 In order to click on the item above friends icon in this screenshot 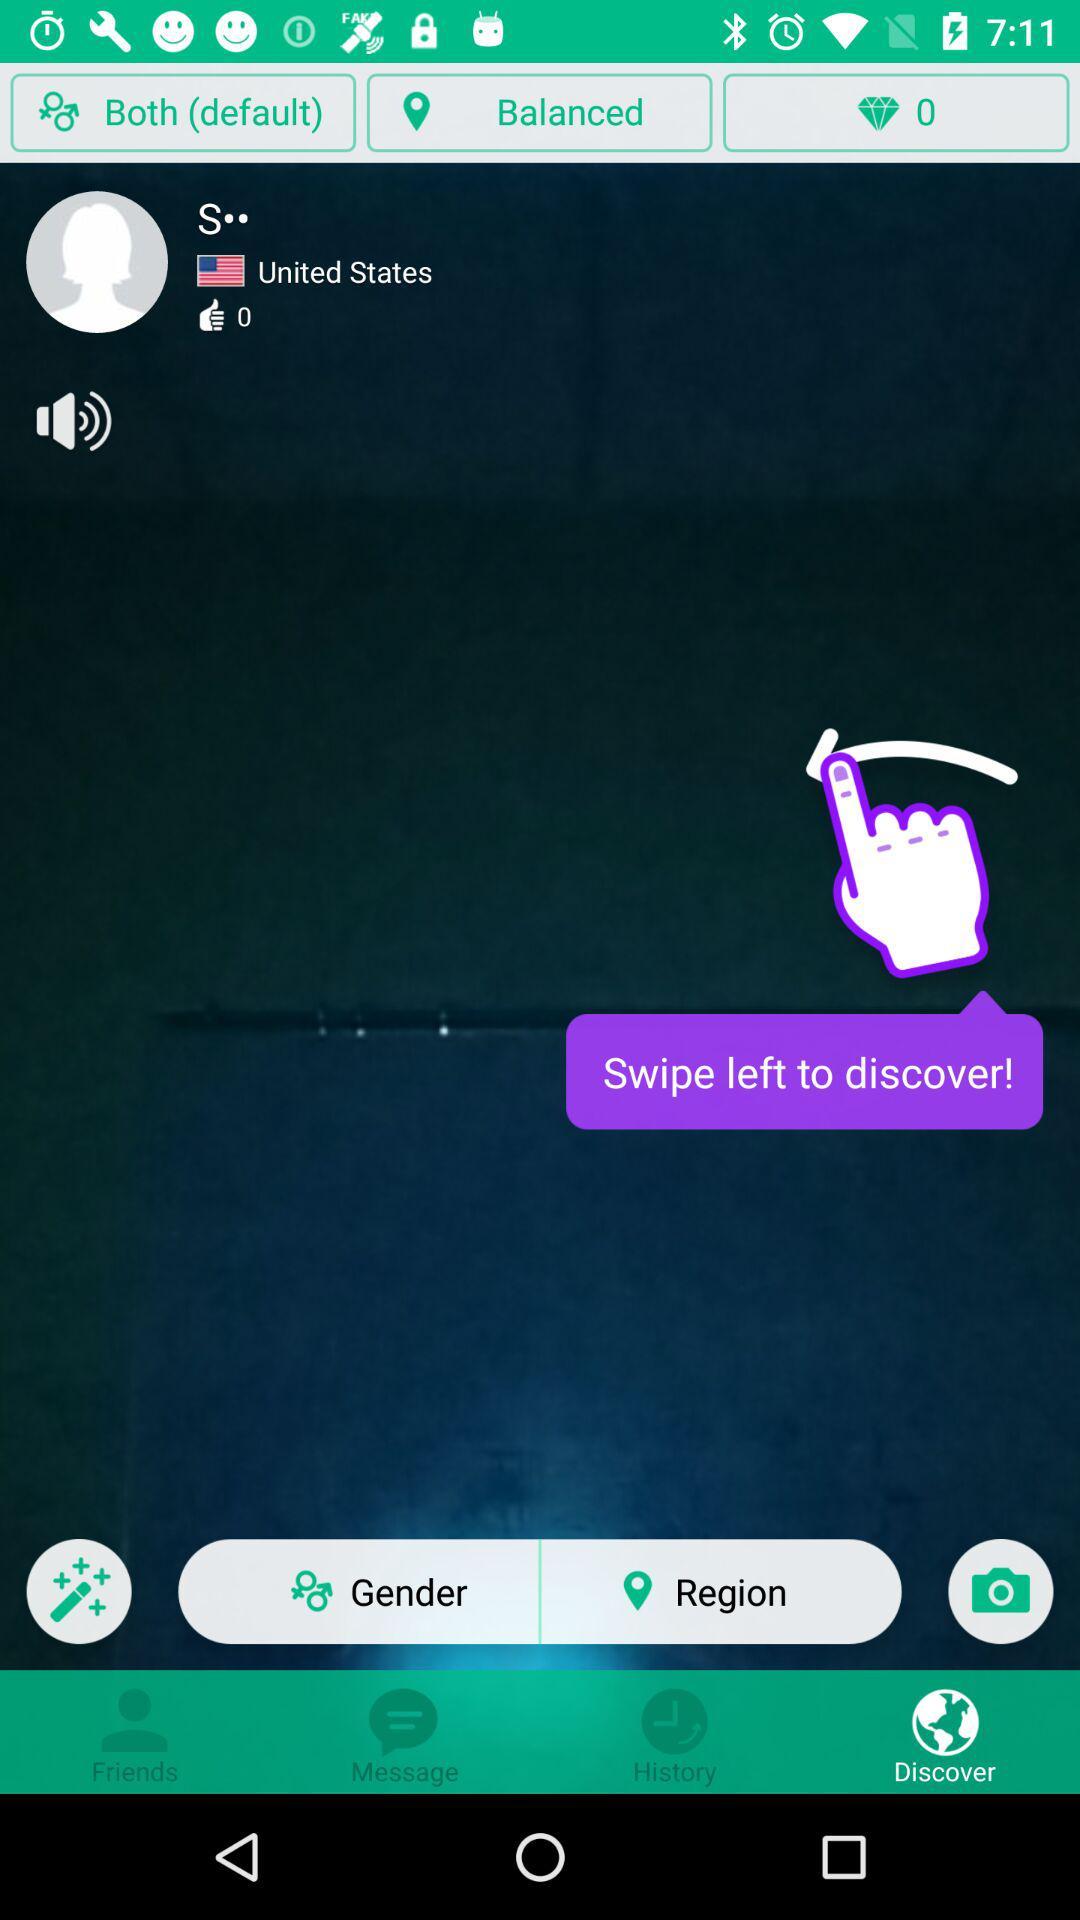, I will do `click(78, 1604)`.